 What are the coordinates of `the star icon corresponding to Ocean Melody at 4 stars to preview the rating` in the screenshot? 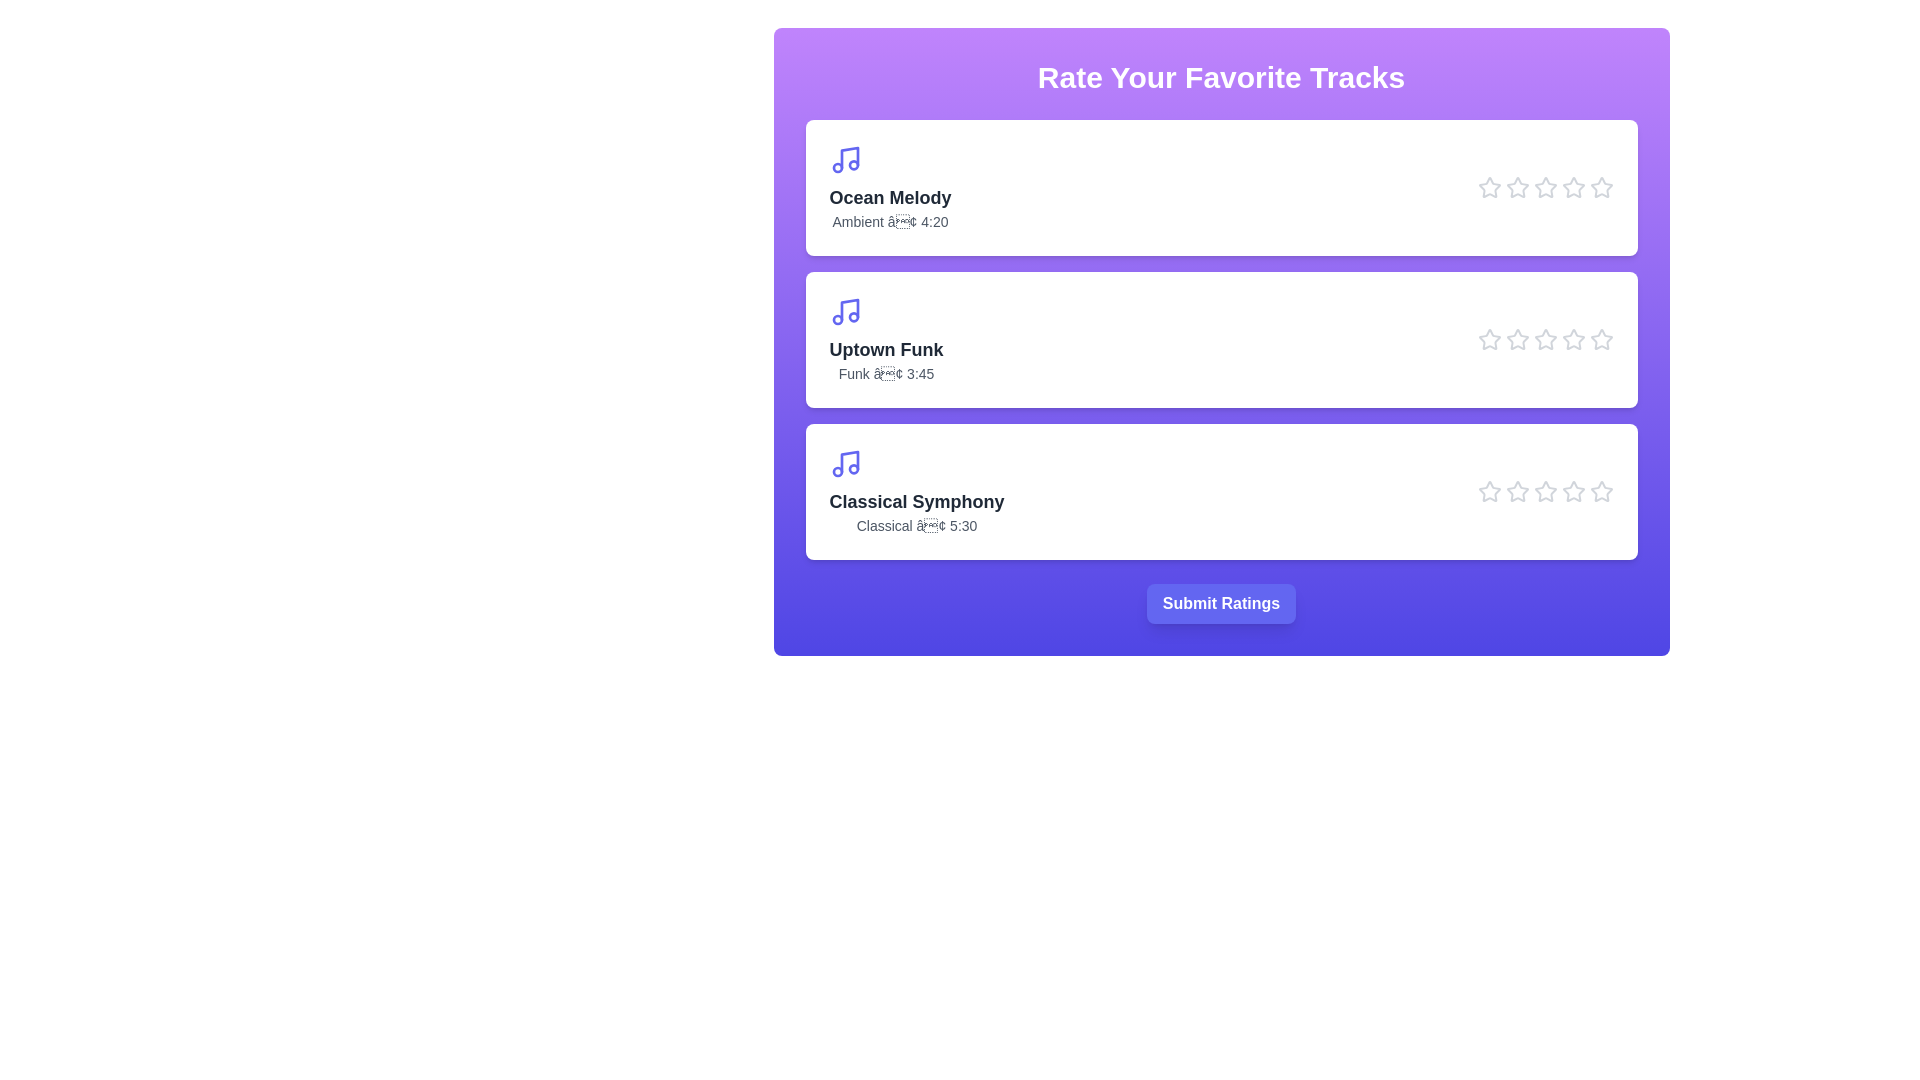 It's located at (1572, 188).